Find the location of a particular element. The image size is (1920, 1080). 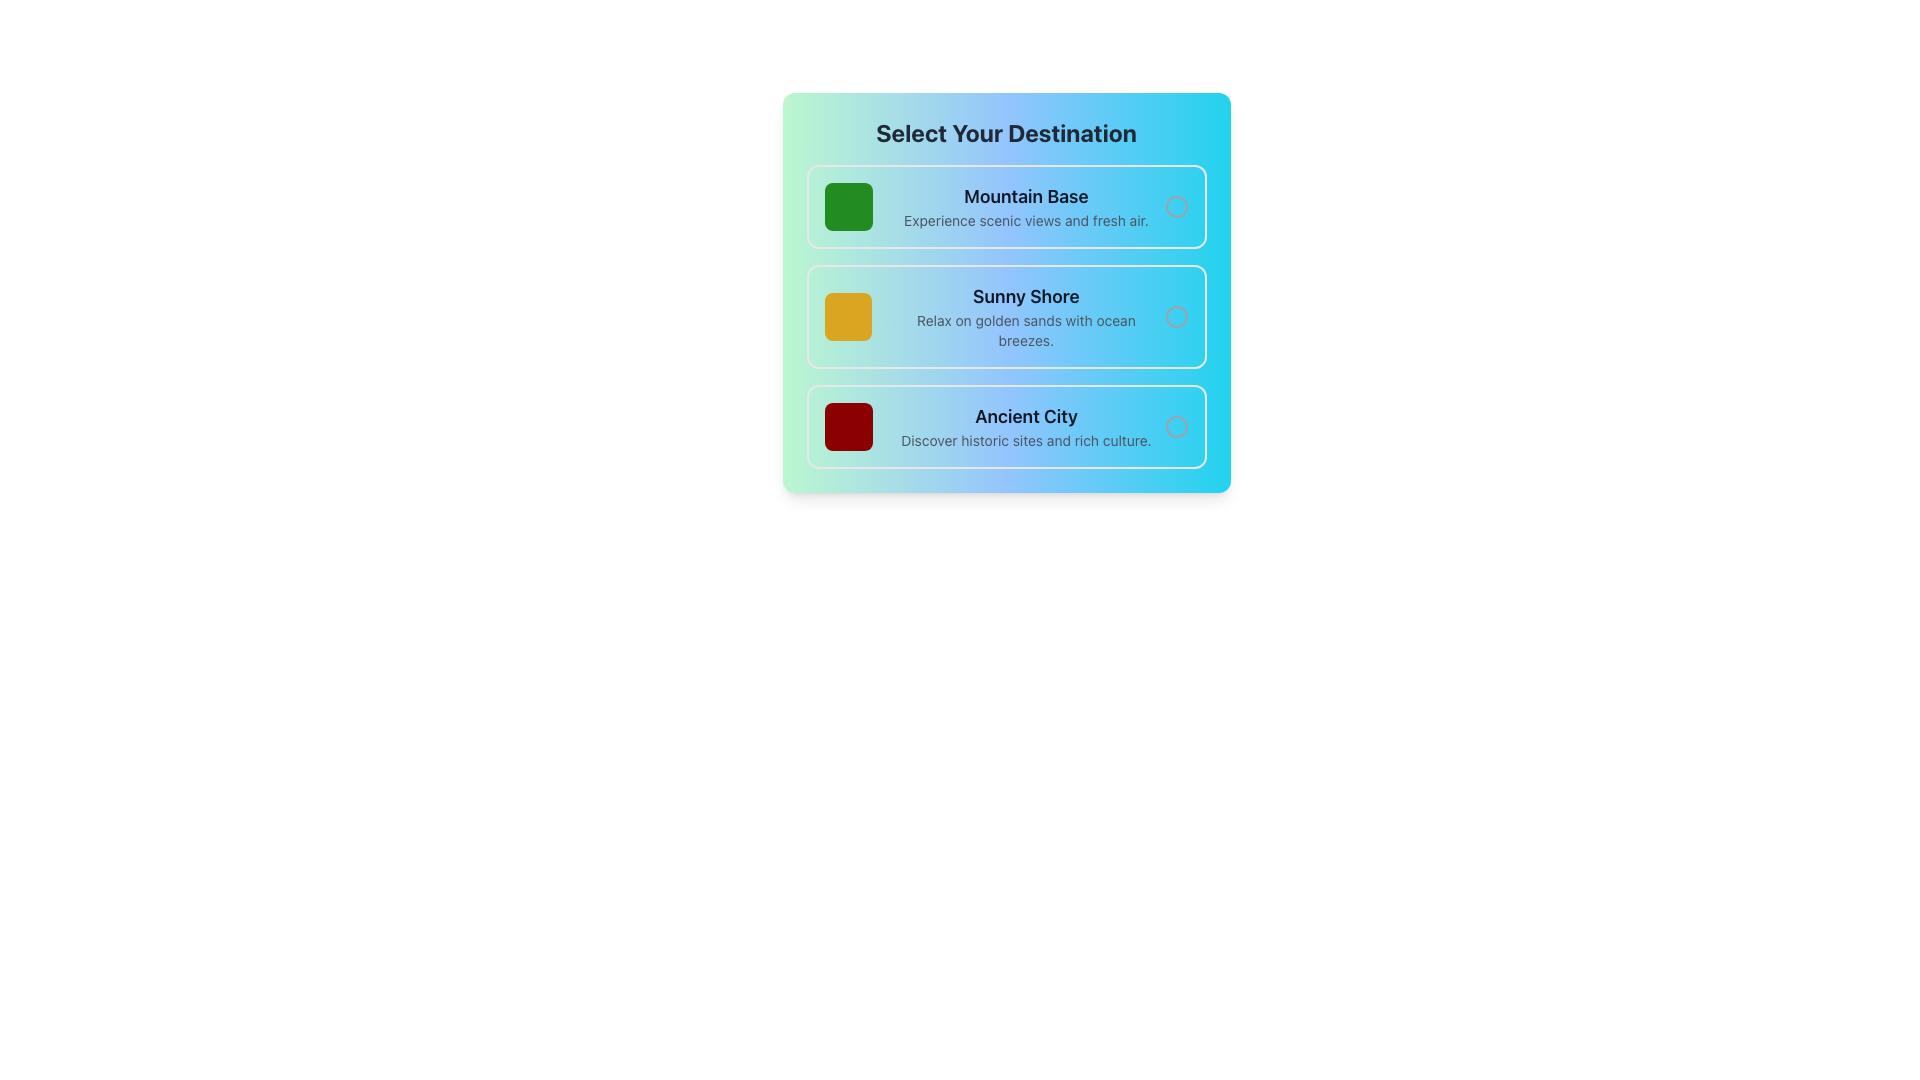

the gray circular outline radio button located on the far-right side of the 'Ancient City' selection box is located at coordinates (1176, 426).